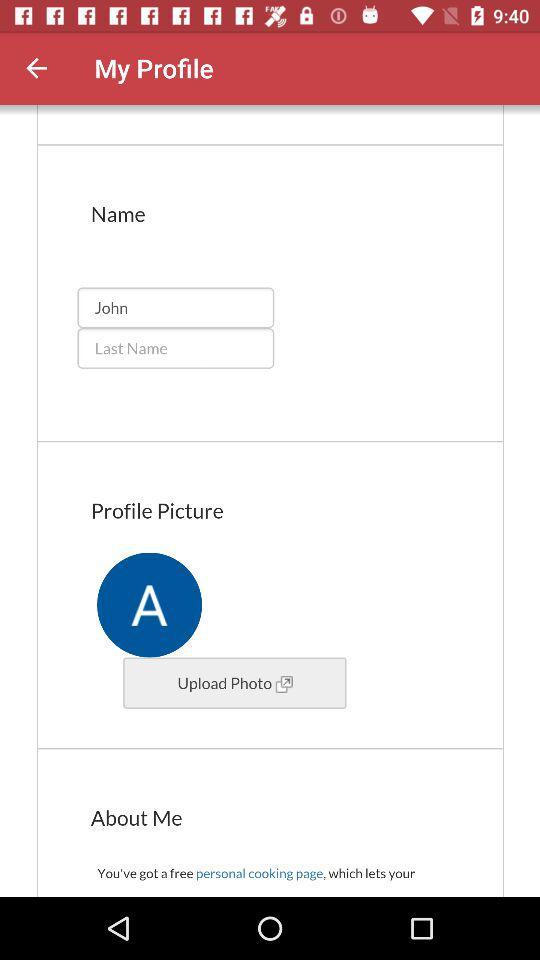  What do you see at coordinates (36, 68) in the screenshot?
I see `go back` at bounding box center [36, 68].